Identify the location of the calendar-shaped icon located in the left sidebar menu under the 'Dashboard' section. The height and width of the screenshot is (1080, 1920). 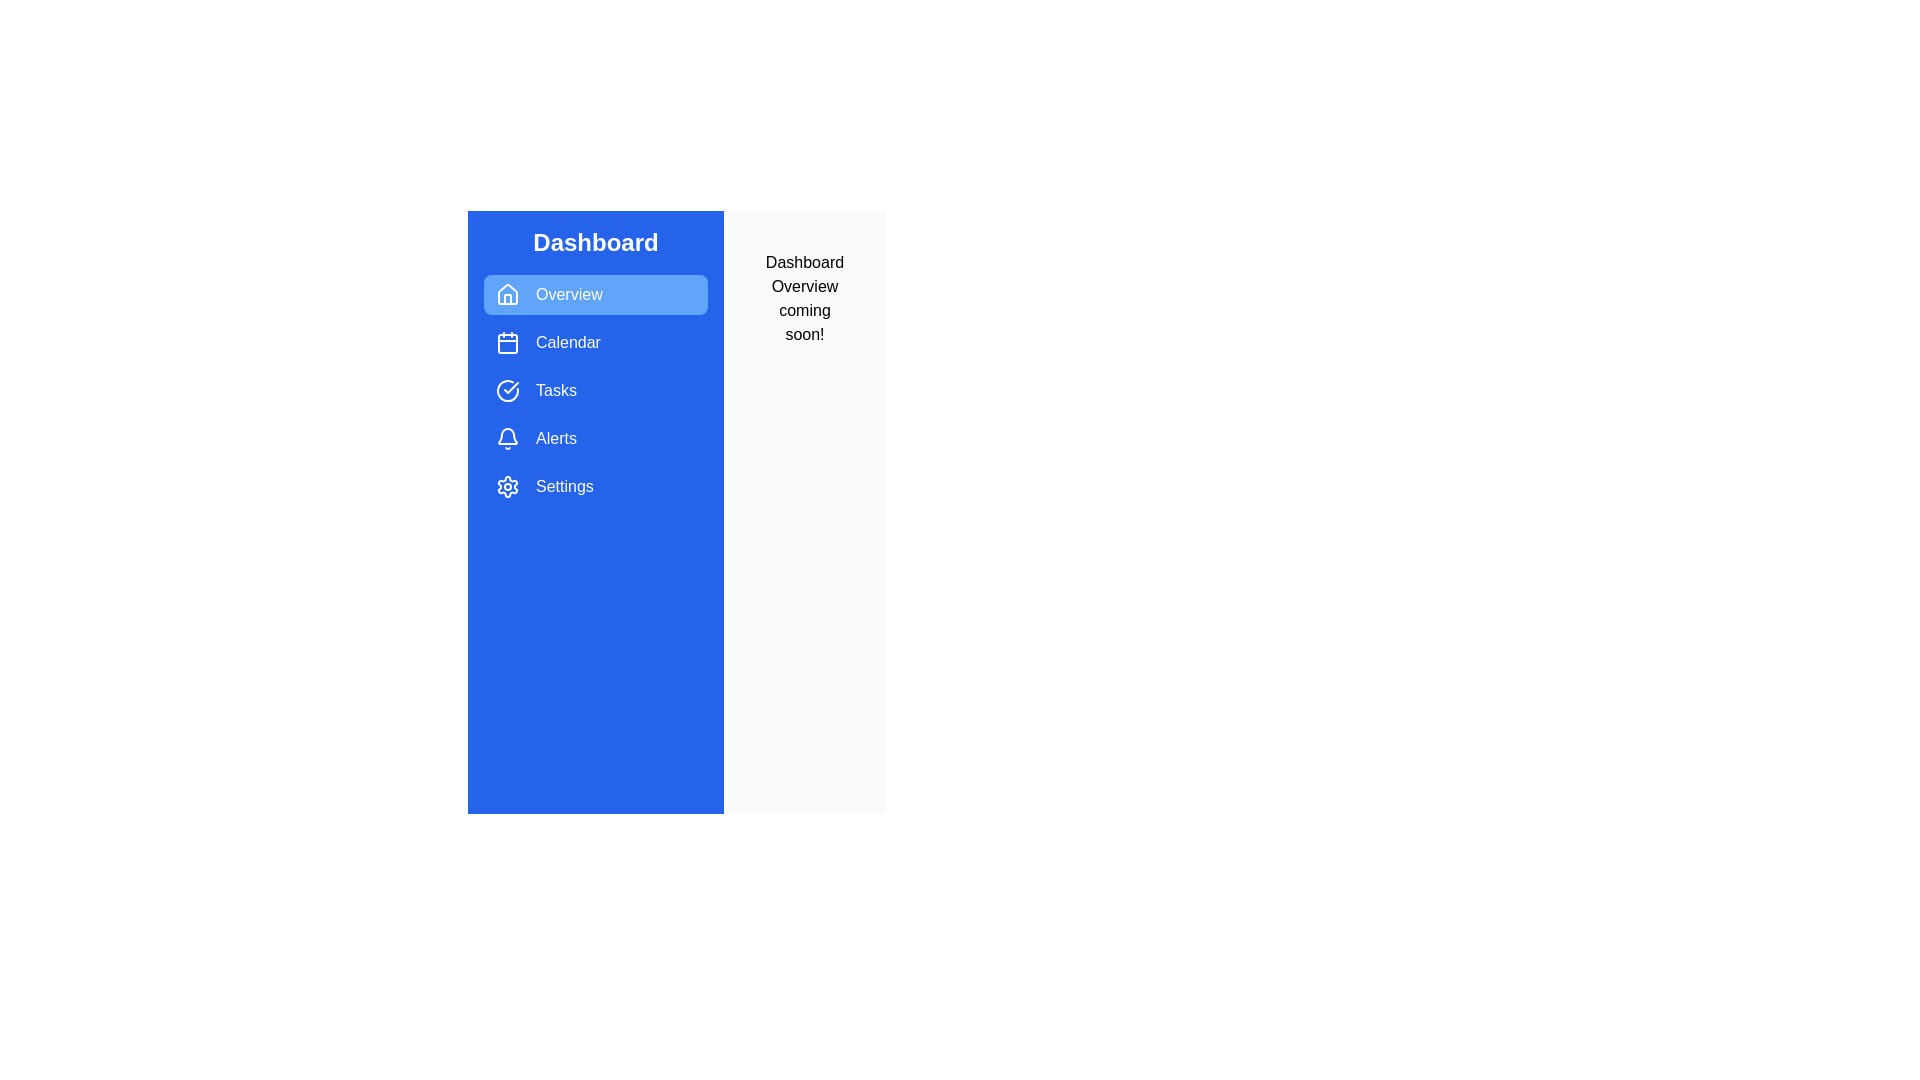
(508, 342).